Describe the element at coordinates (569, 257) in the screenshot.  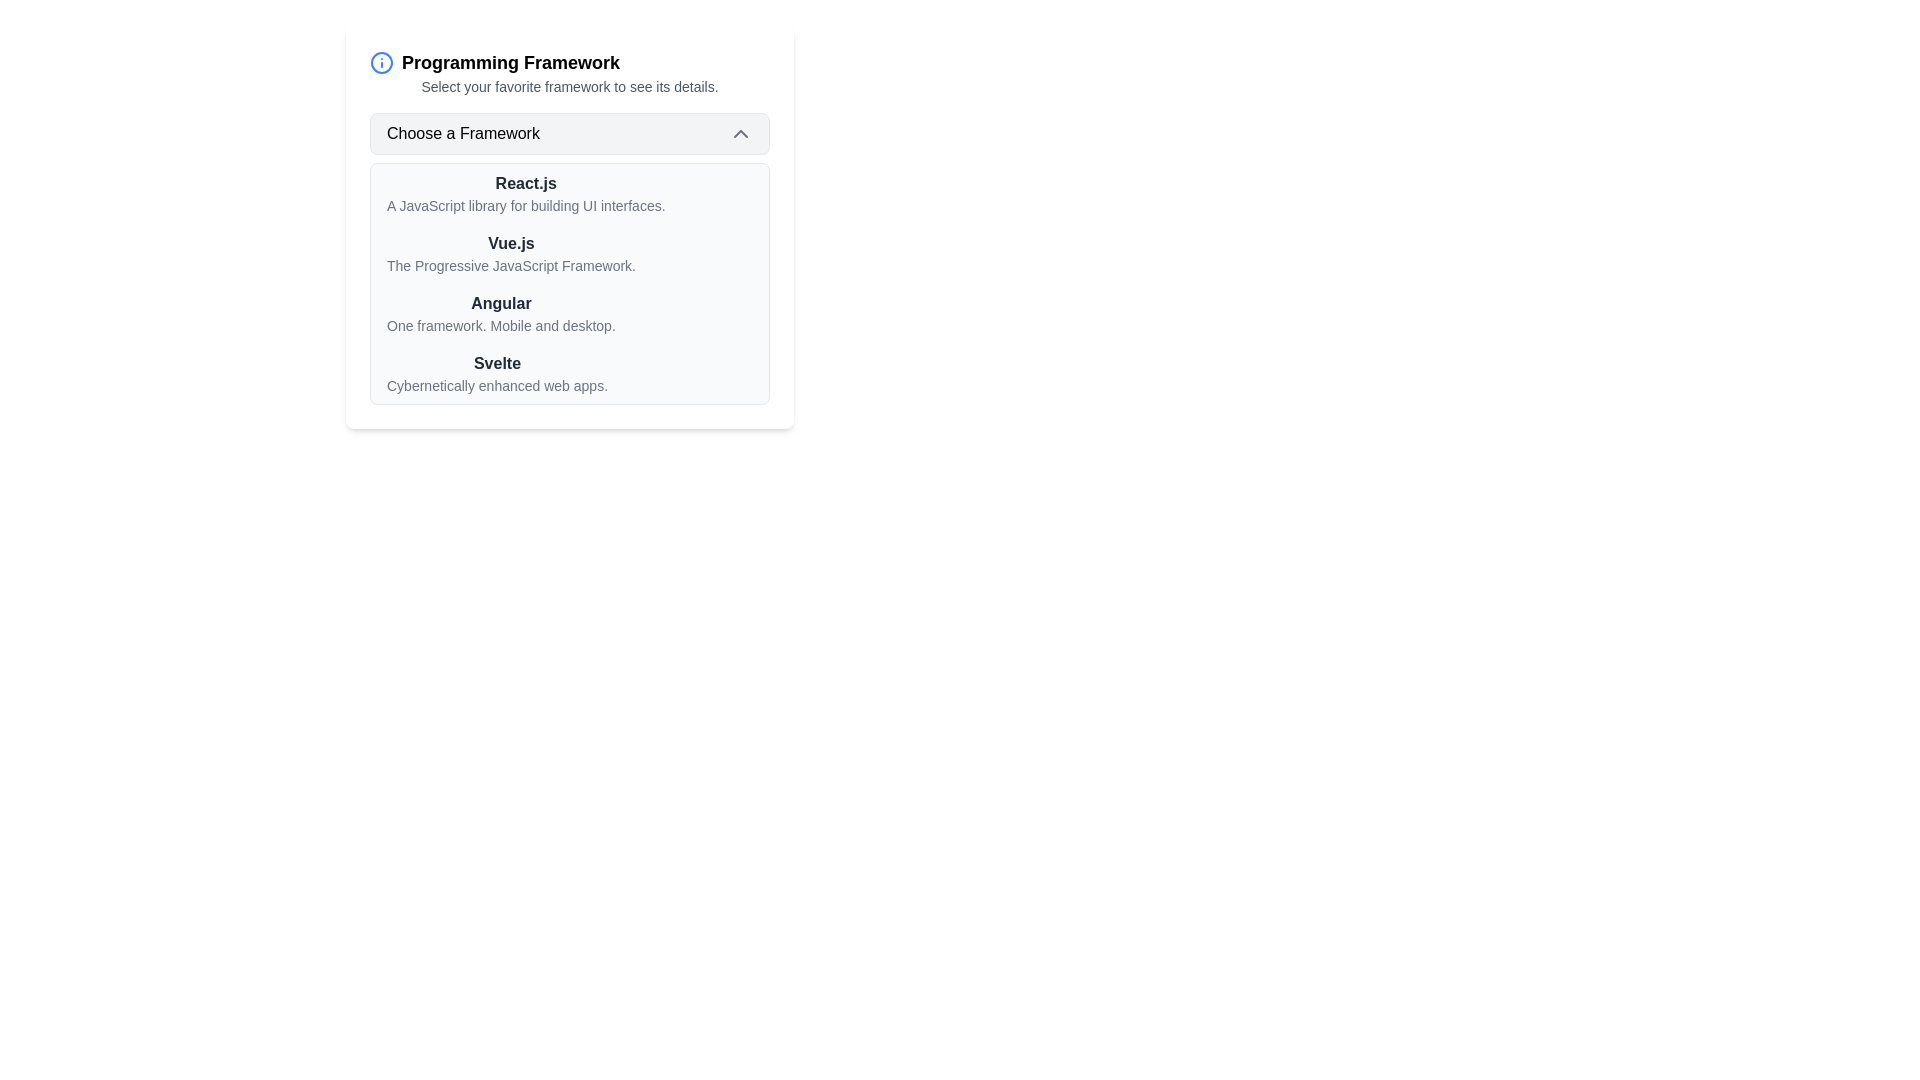
I see `the 'Choose a Framework' dropdown menu` at that location.